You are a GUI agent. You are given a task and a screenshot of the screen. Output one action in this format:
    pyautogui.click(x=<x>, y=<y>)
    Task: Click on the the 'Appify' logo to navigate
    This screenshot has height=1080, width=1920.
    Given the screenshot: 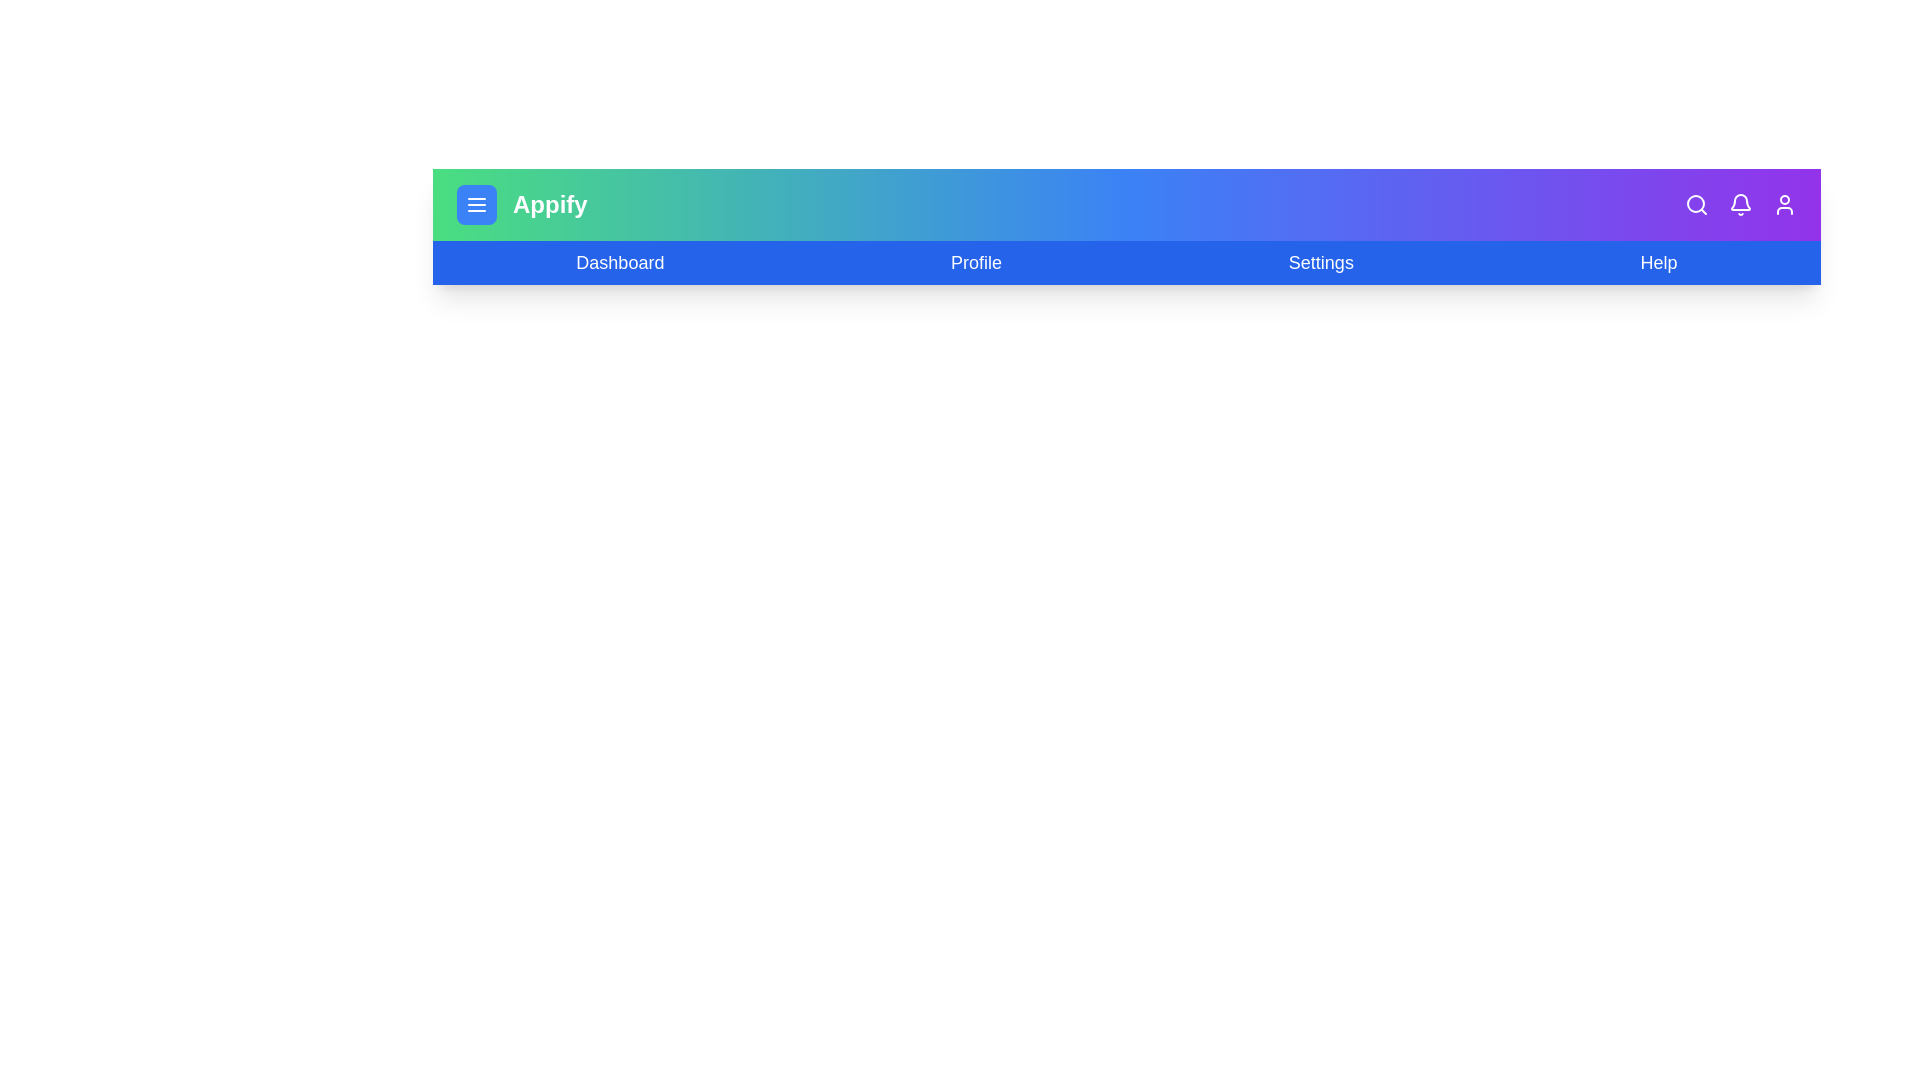 What is the action you would take?
    pyautogui.click(x=550, y=204)
    